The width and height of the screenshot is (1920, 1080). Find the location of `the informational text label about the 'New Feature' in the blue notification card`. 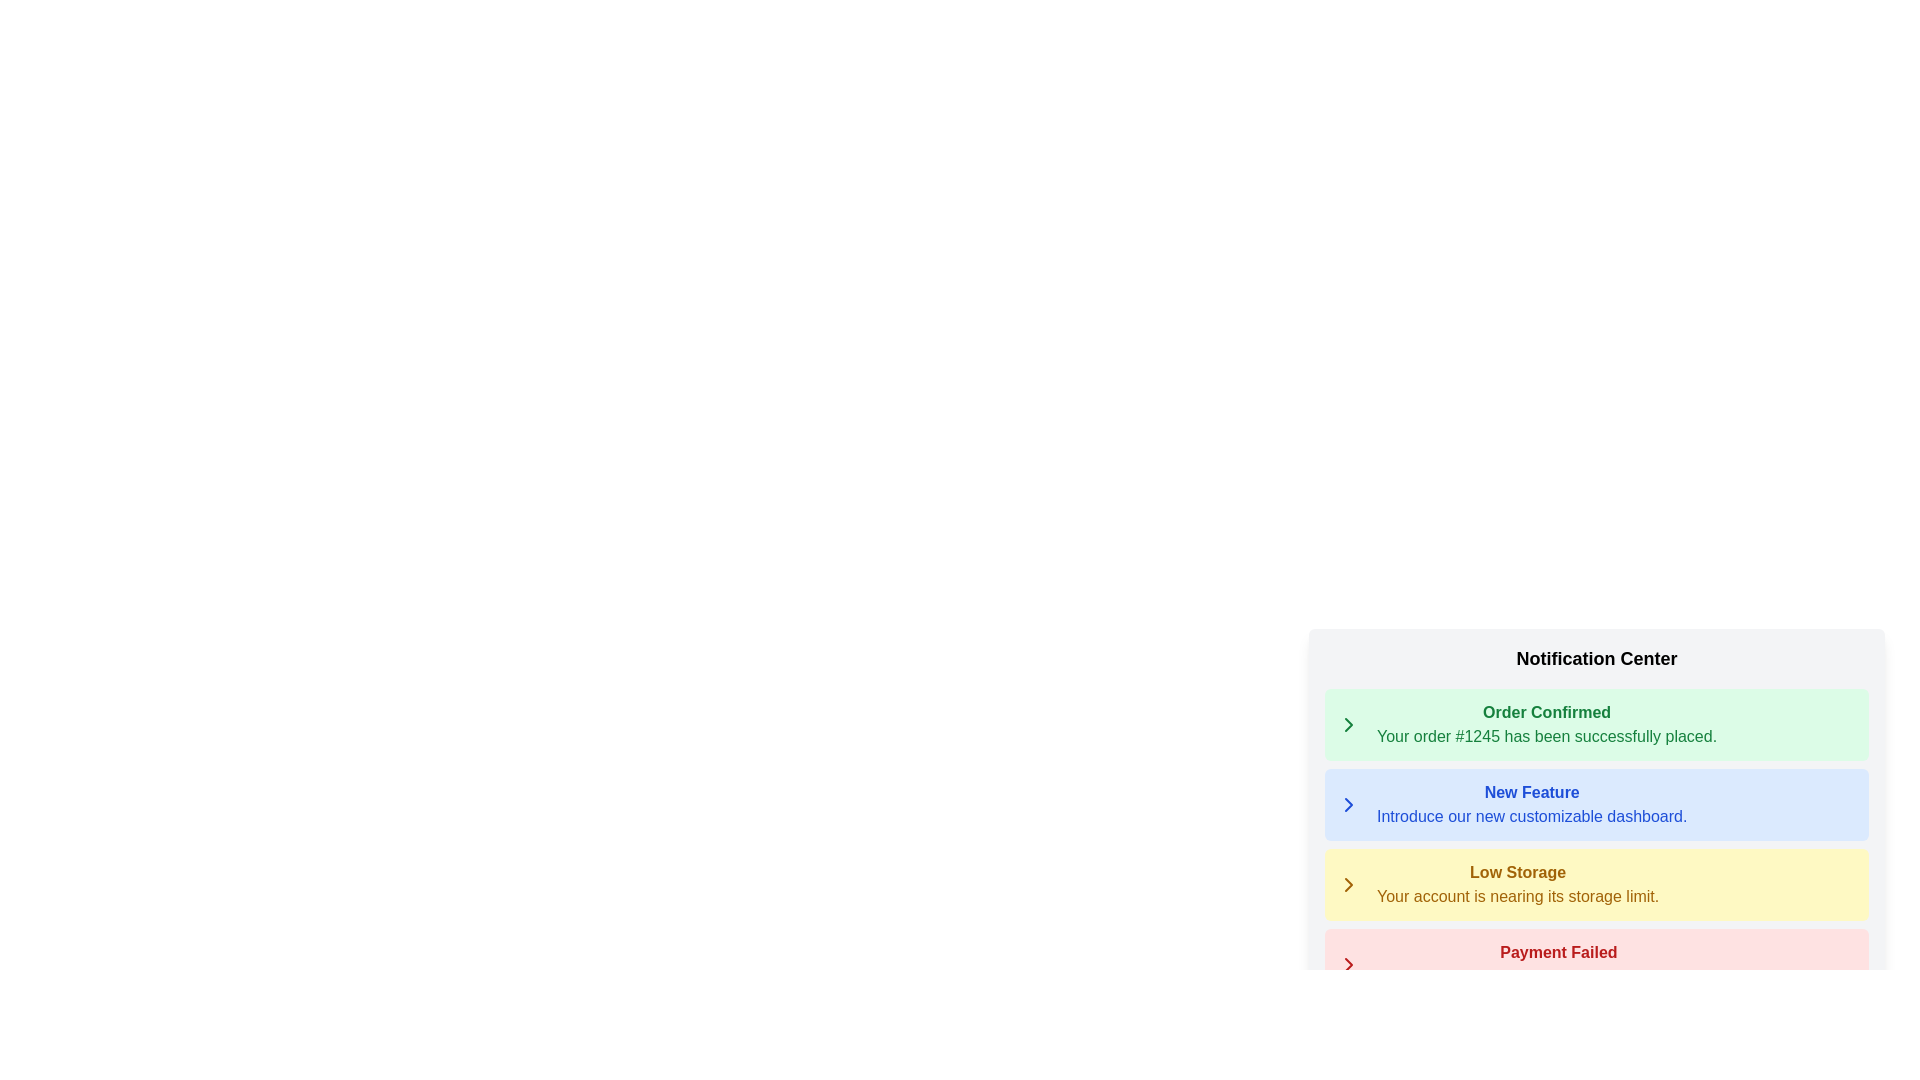

the informational text label about the 'New Feature' in the blue notification card is located at coordinates (1530, 817).